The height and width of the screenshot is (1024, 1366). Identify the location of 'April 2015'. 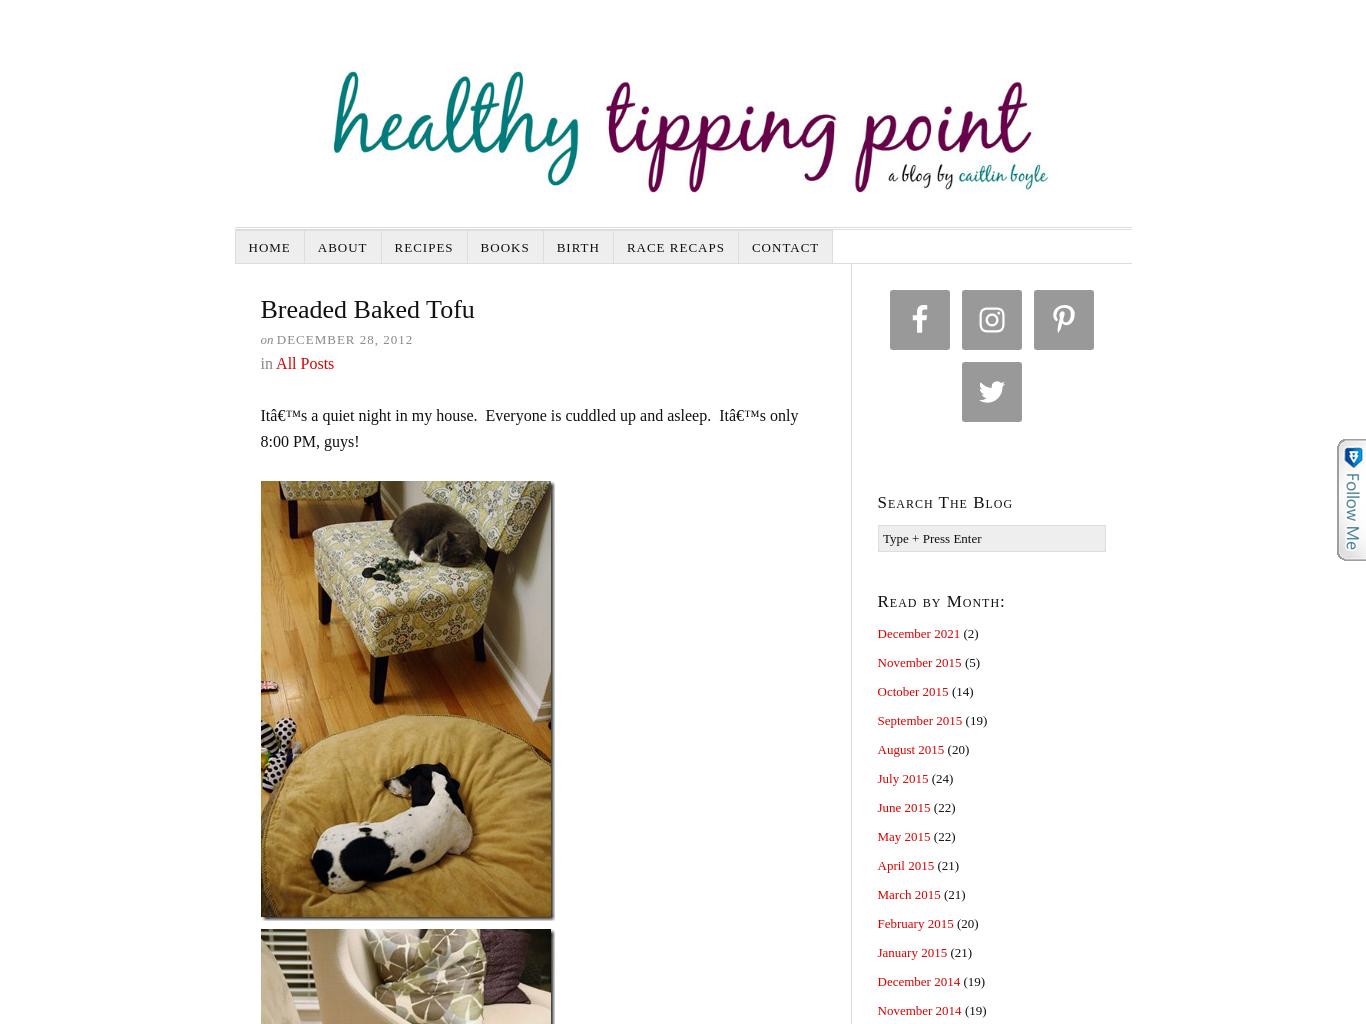
(904, 865).